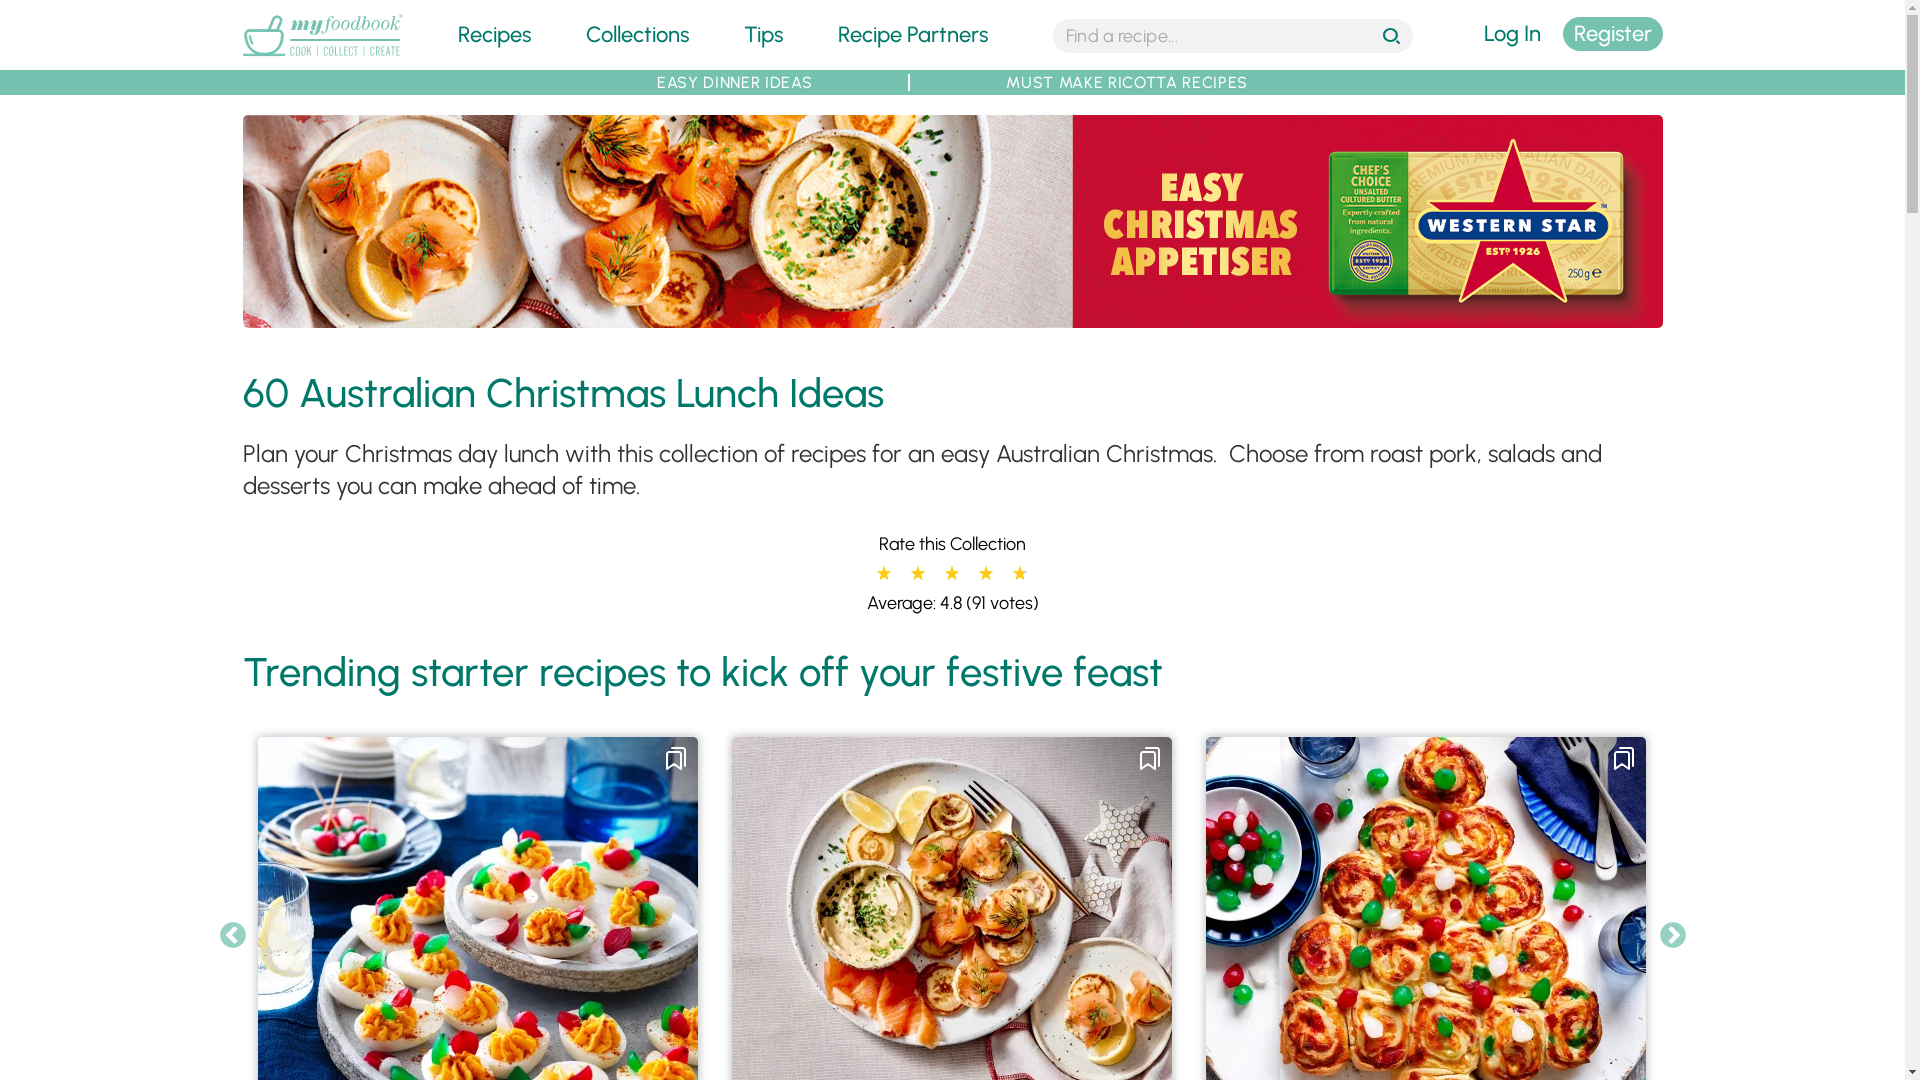  I want to click on 'Log In', so click(1512, 34).